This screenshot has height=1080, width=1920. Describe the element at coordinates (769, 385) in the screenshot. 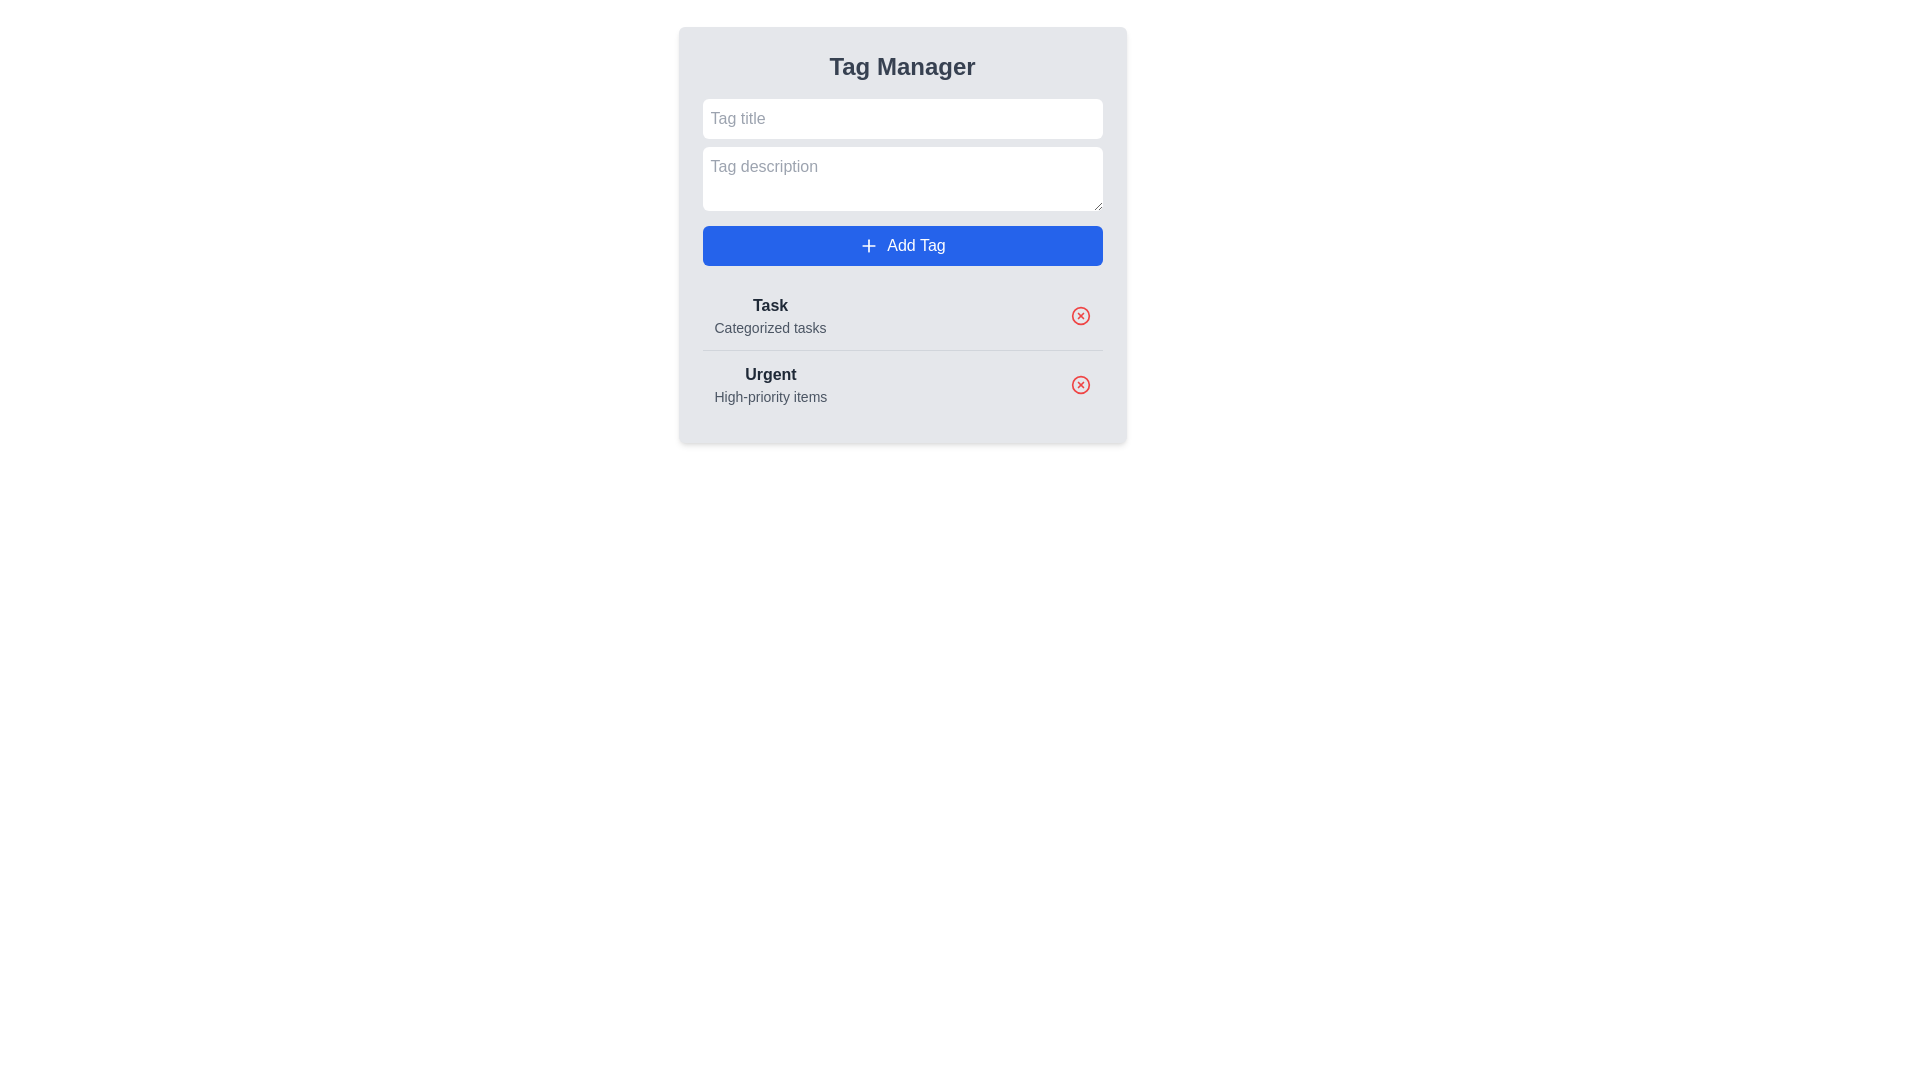

I see `the 'Urgent' text label element that displays 'High-priority items', located in the lower middle portion of the interface, between 'Task: Categorized tasks' and a red icon button` at that location.